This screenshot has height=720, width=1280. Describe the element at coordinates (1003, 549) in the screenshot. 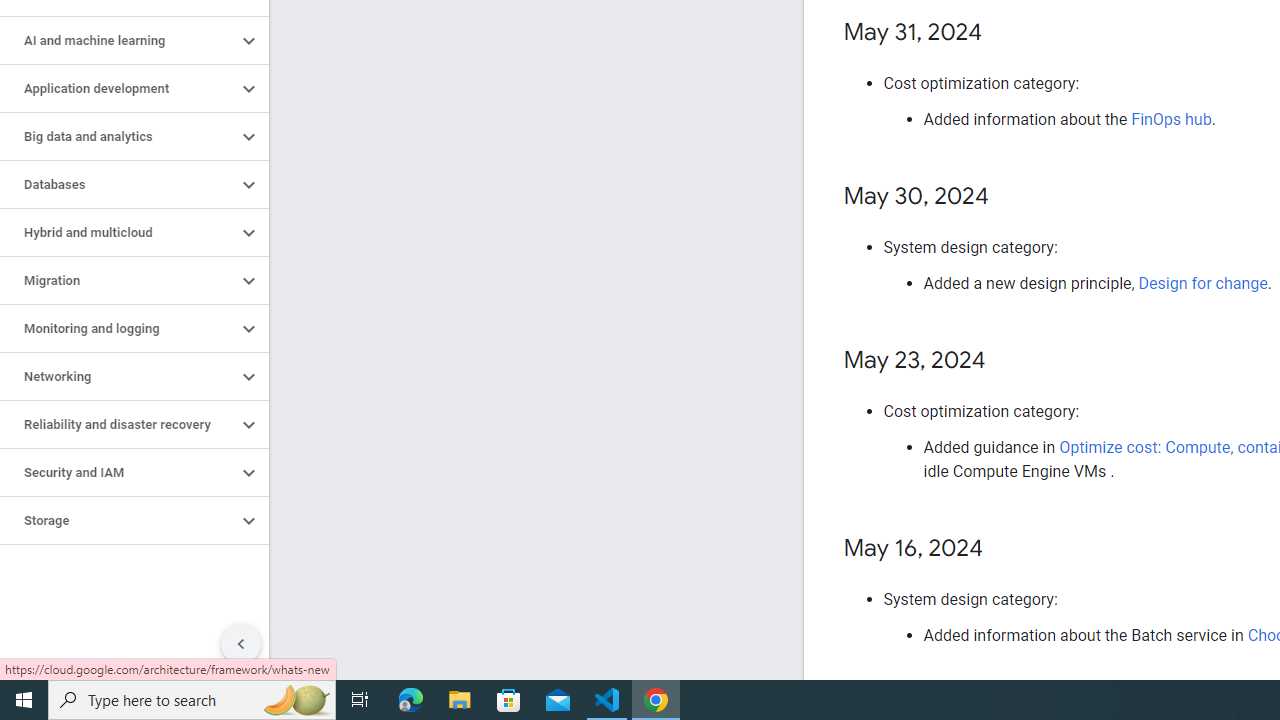

I see `'Copy link to this section: May 16, 2024'` at that location.